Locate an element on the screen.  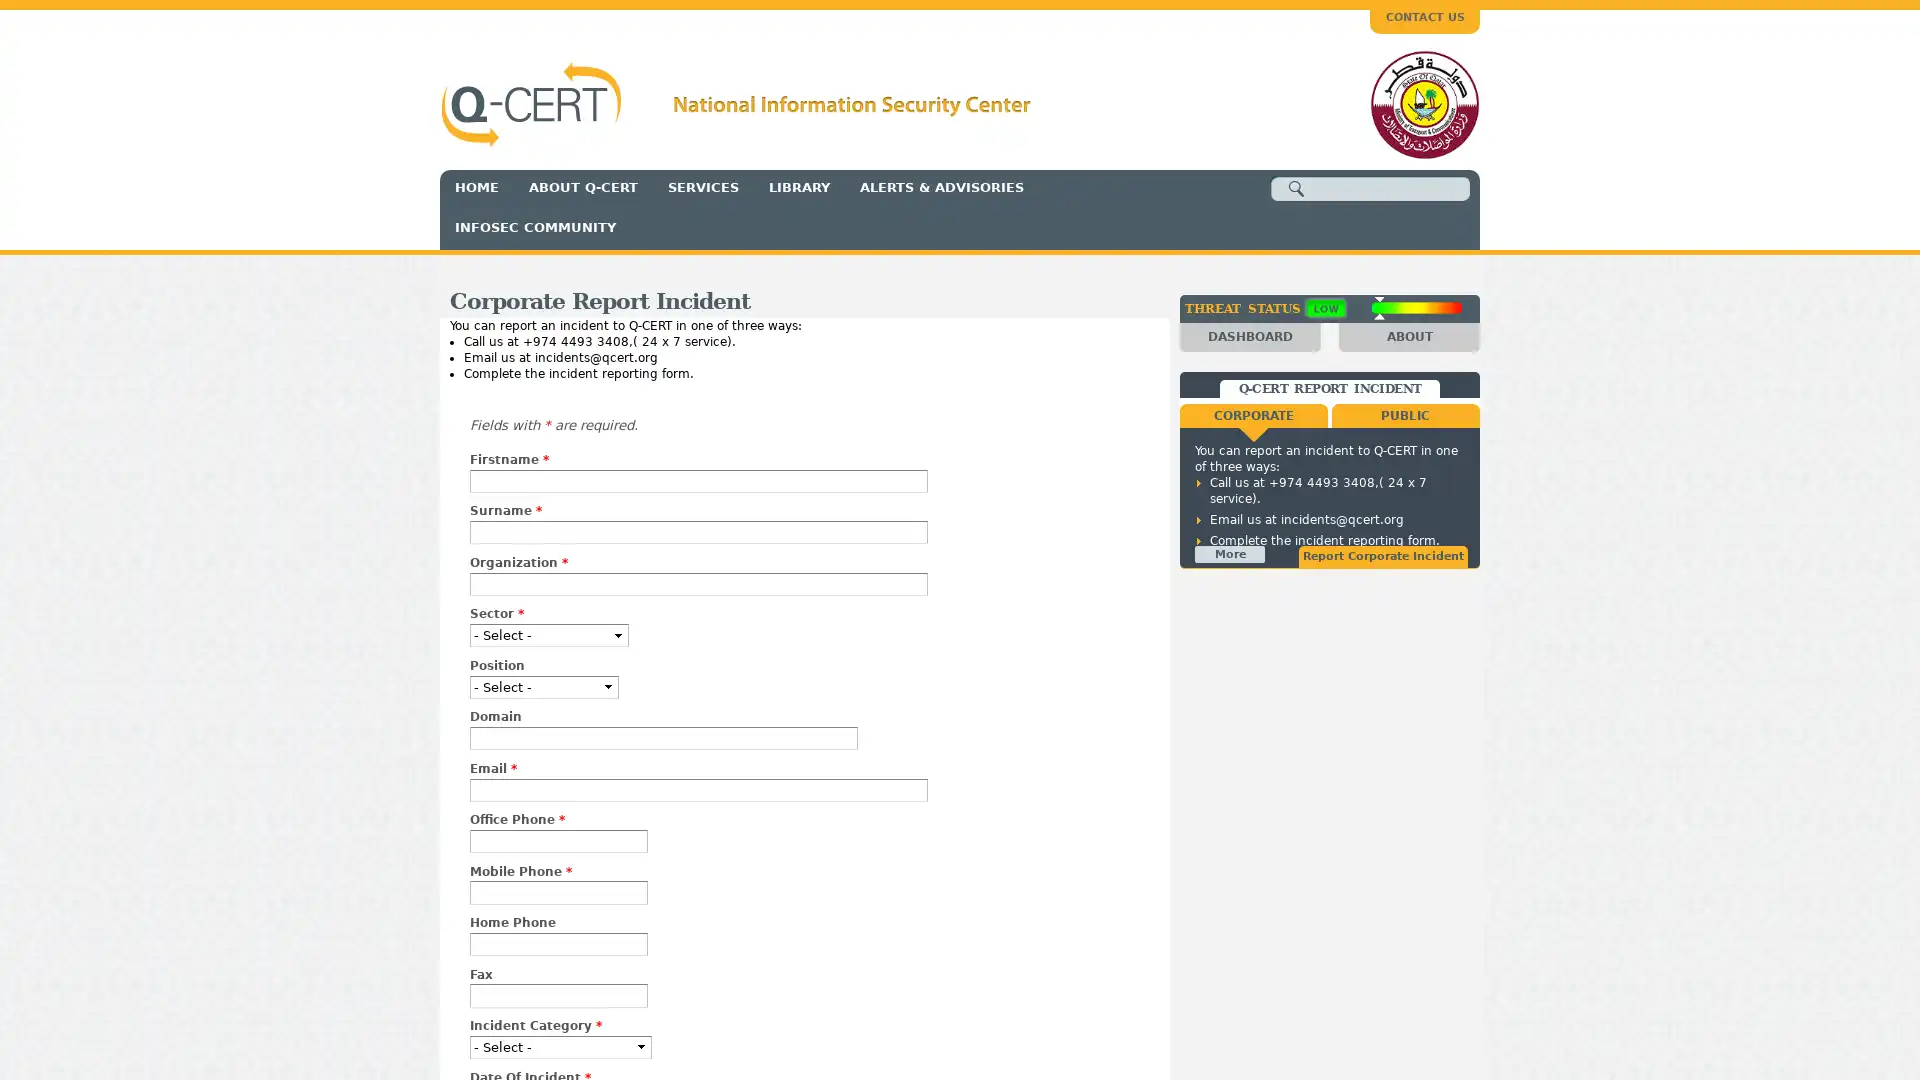
Search is located at coordinates (1296, 189).